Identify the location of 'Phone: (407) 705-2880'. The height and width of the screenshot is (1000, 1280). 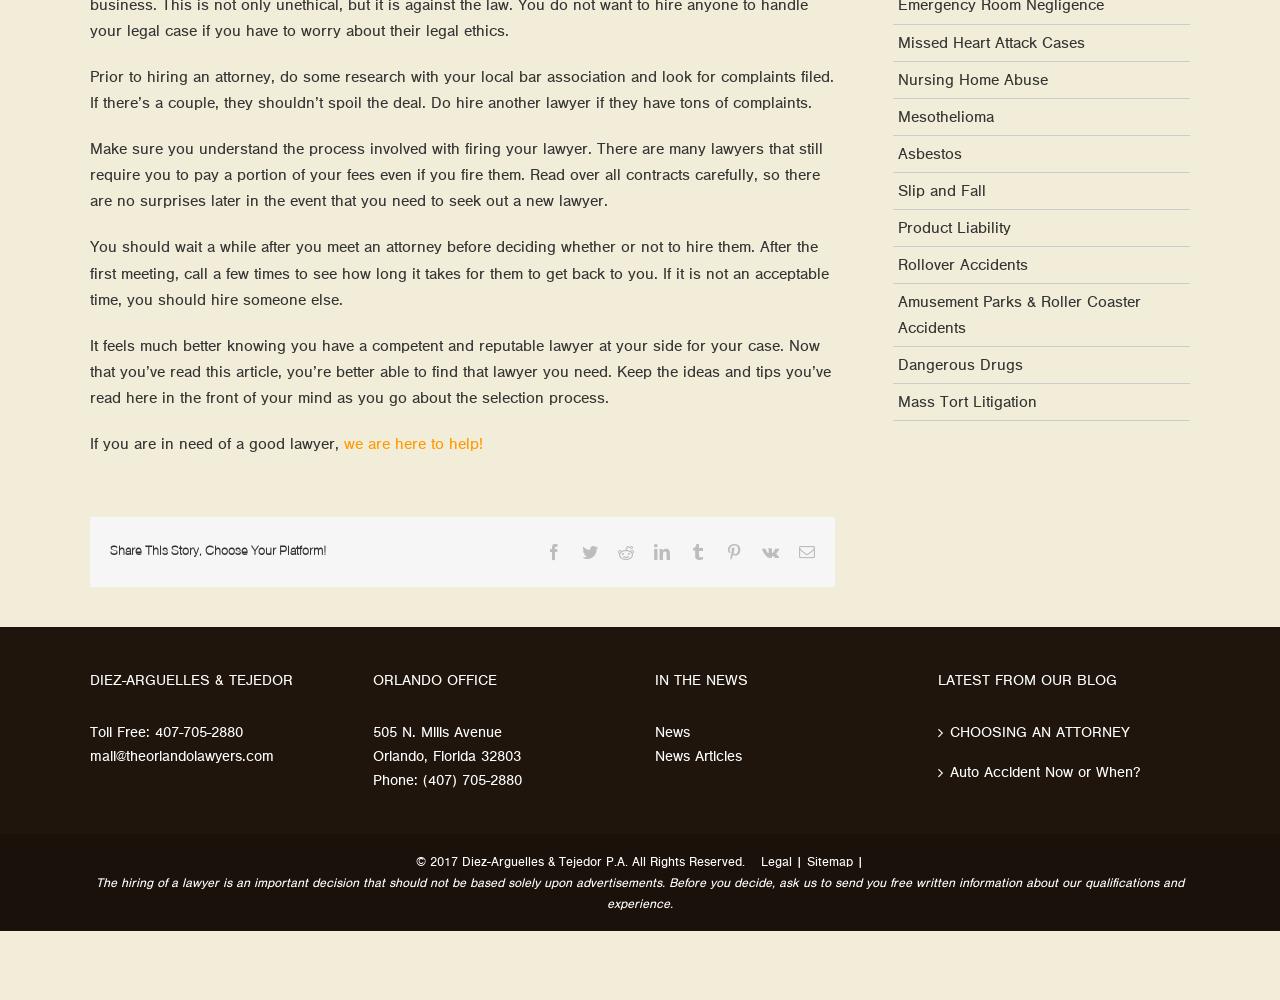
(371, 780).